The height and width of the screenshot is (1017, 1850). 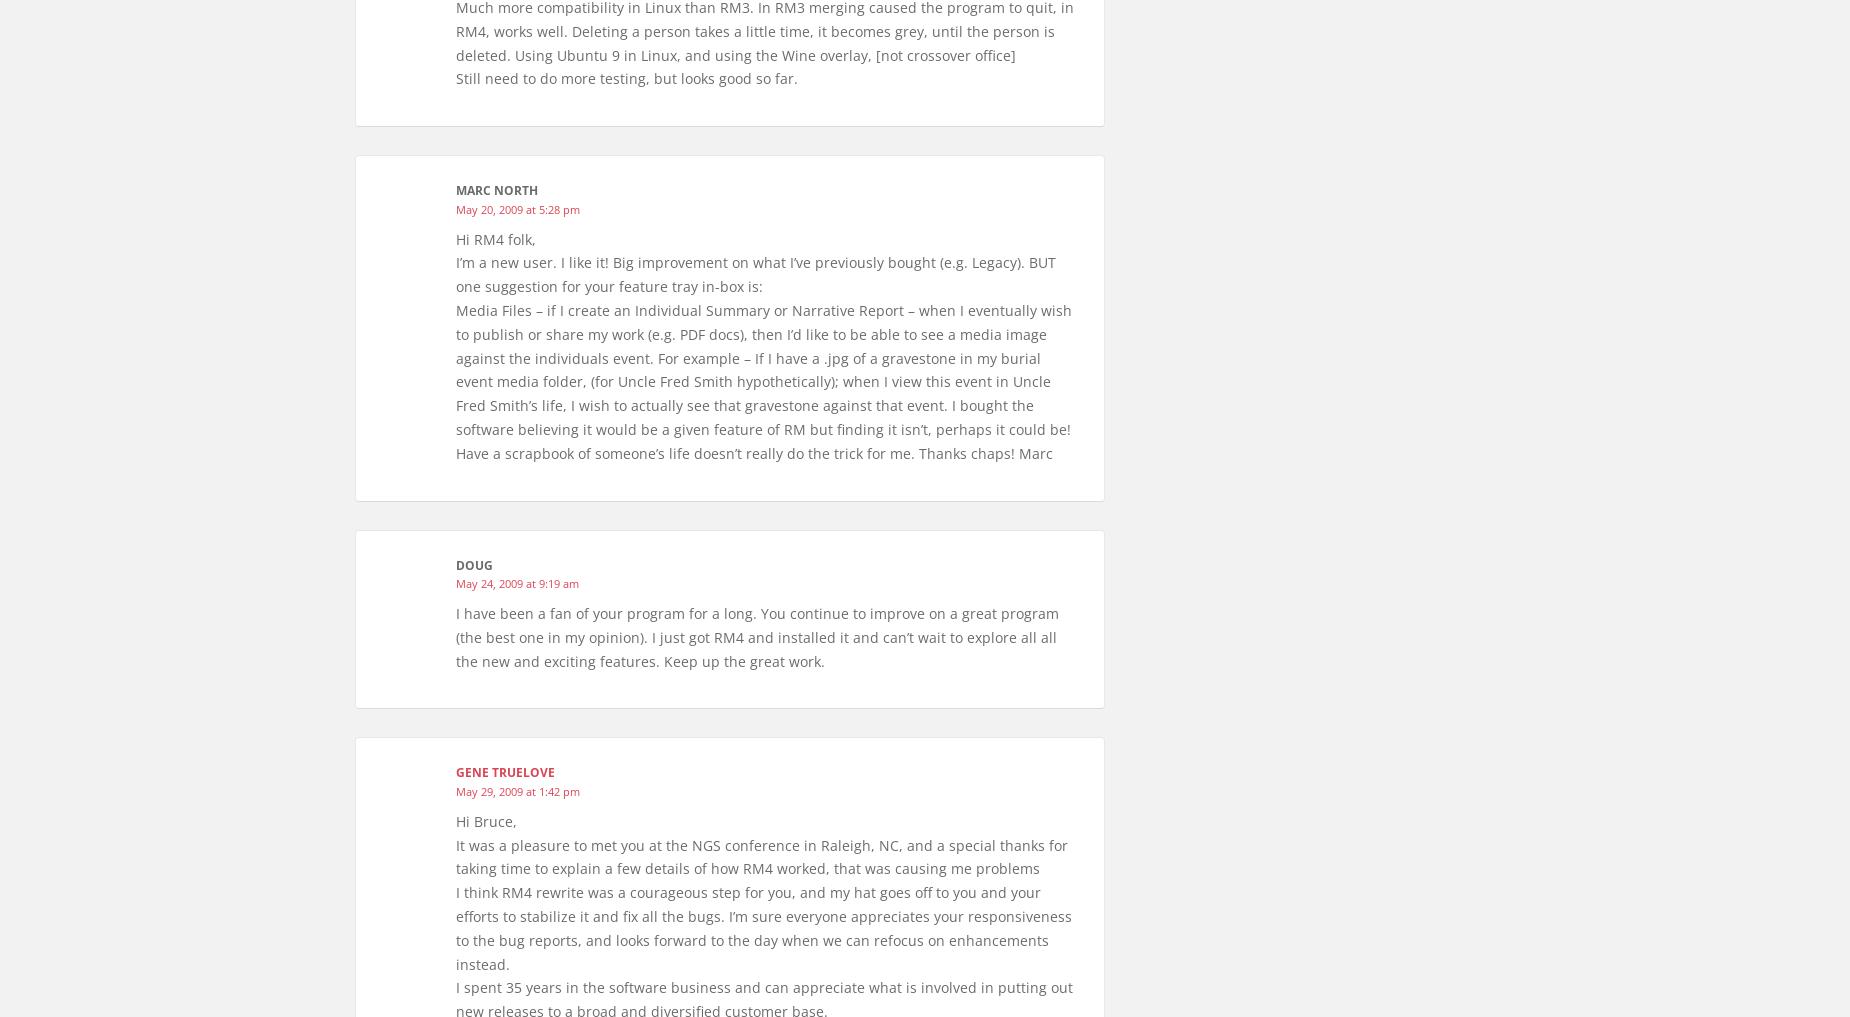 What do you see at coordinates (517, 581) in the screenshot?
I see `'May 24, 2009 at 9:19 am'` at bounding box center [517, 581].